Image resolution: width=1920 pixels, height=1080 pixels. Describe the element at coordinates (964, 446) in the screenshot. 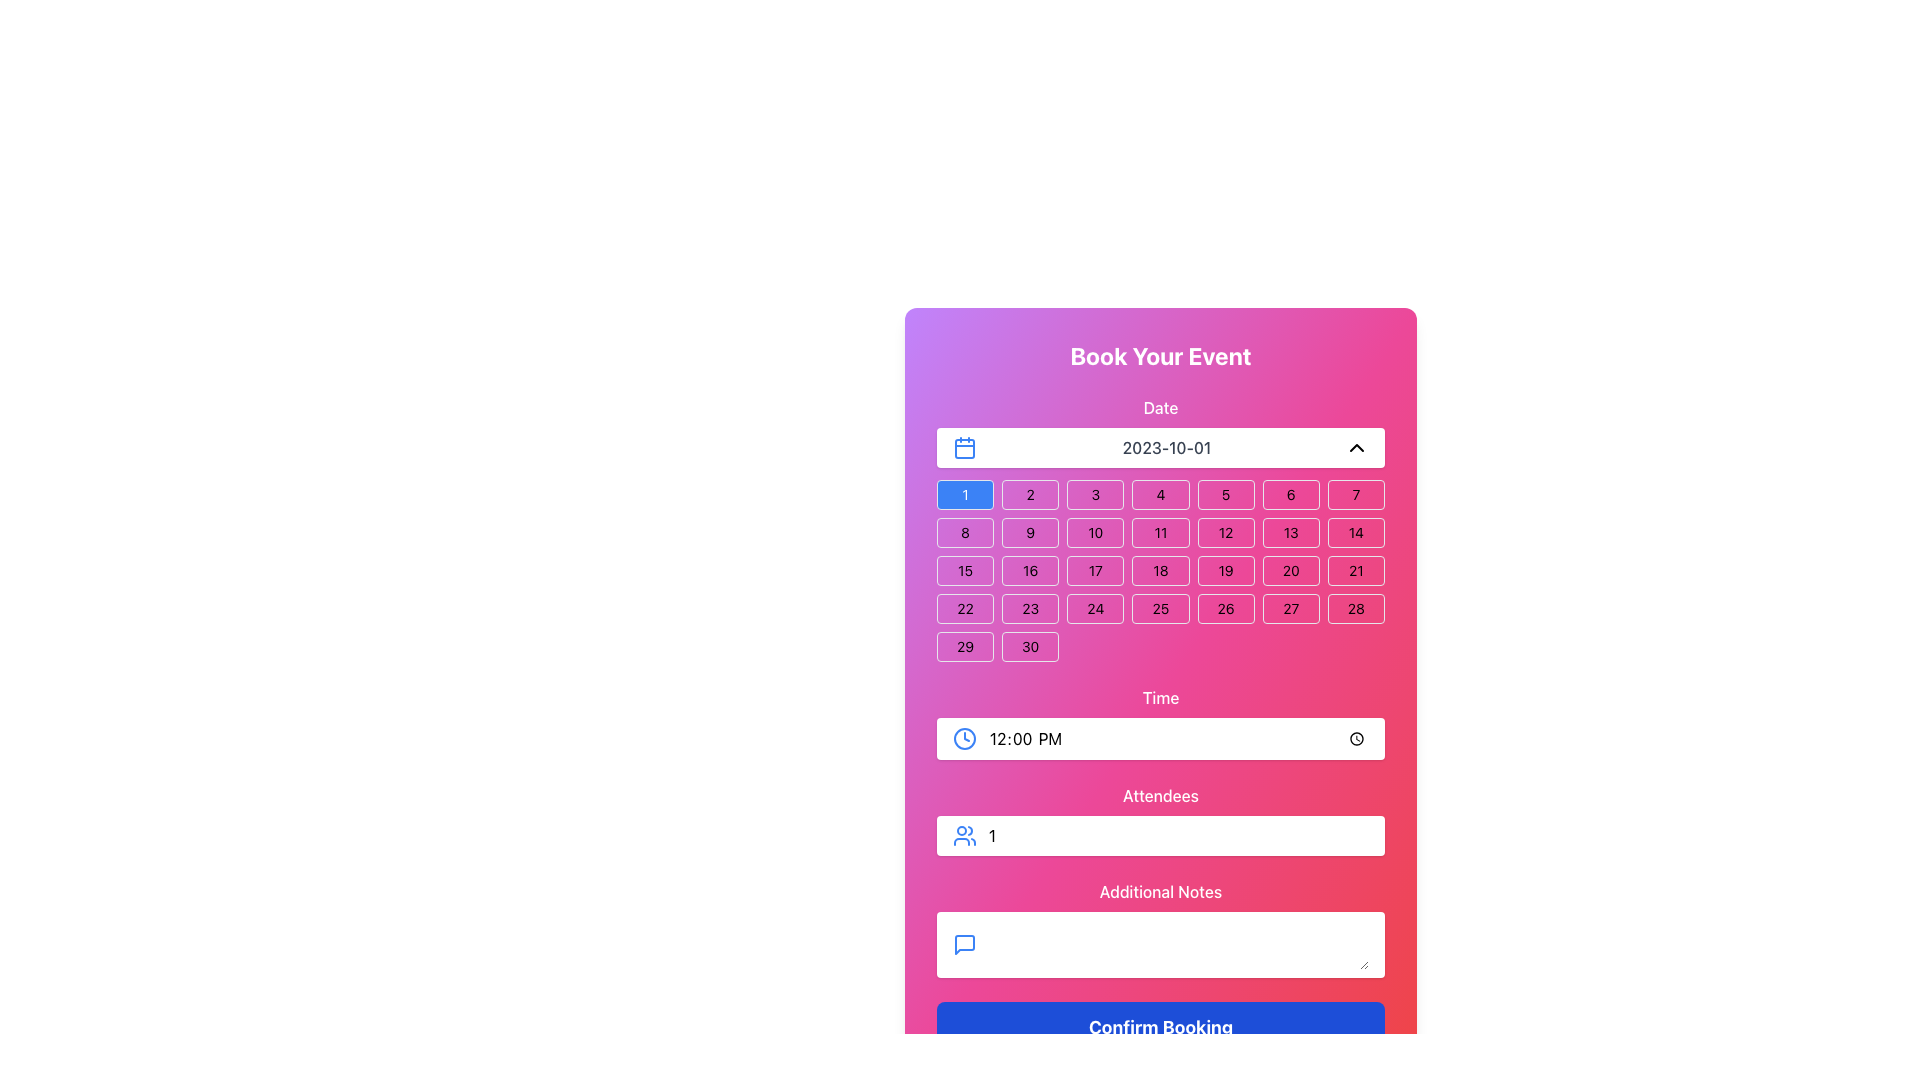

I see `the blue calendar icon with a white background and thin blue outline` at that location.